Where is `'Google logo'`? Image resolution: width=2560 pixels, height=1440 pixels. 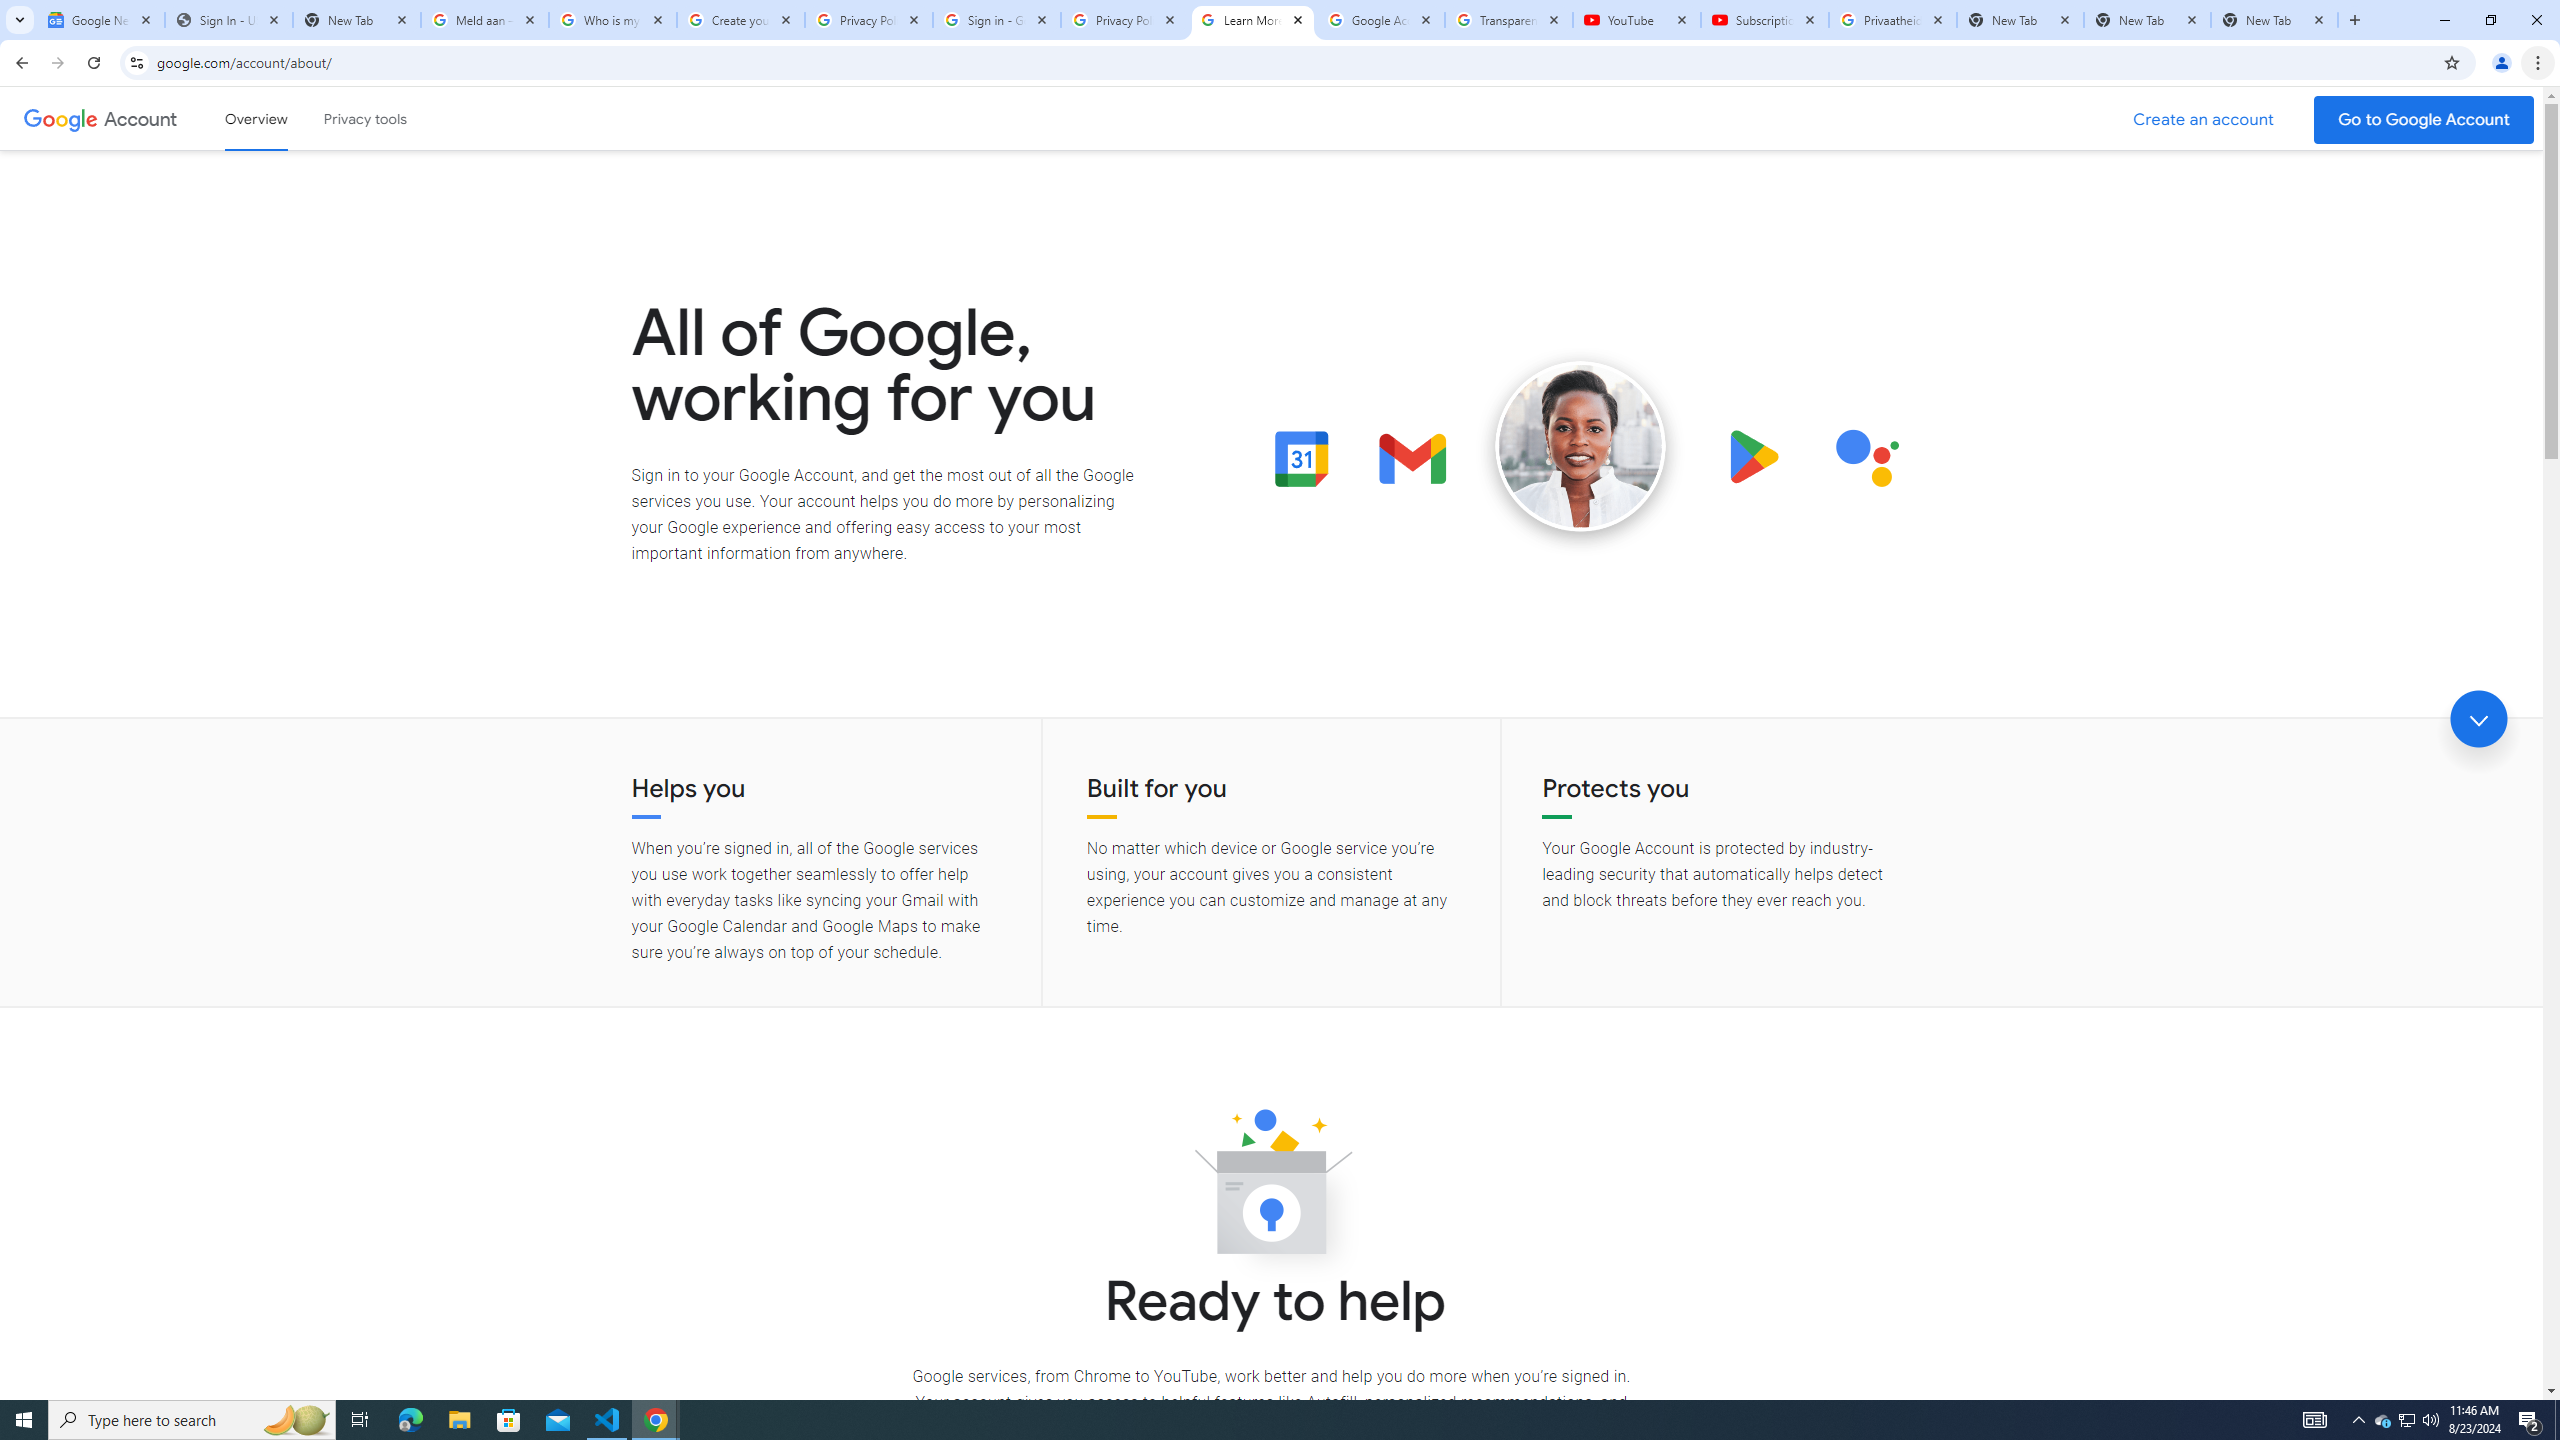
'Google logo' is located at coordinates (60, 118).